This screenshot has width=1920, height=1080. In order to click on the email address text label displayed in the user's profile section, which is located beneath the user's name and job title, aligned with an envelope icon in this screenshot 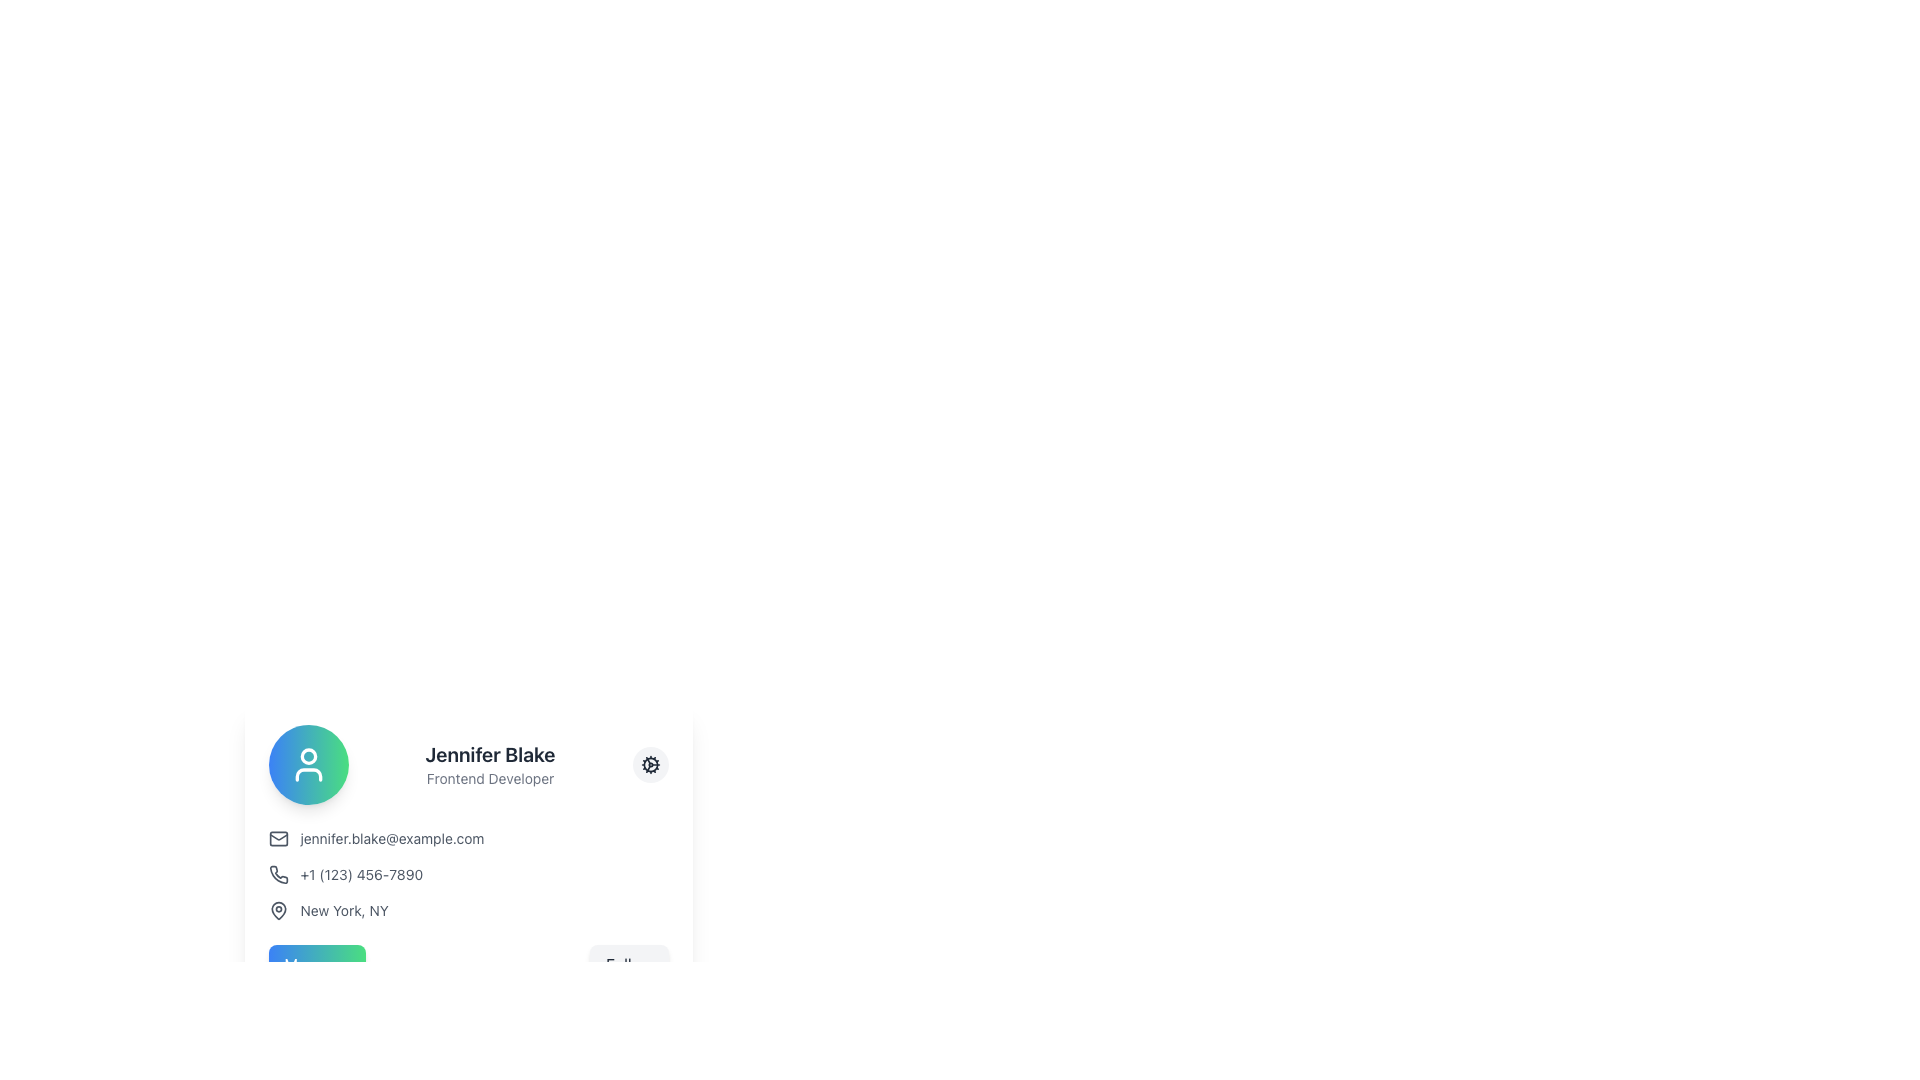, I will do `click(467, 839)`.